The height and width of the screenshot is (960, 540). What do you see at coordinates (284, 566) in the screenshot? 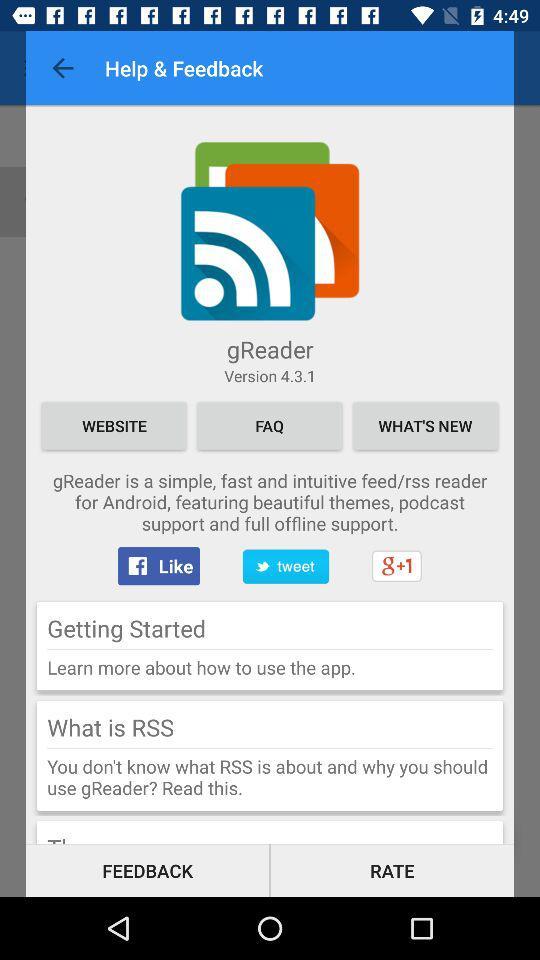
I see `item next to the like` at bounding box center [284, 566].